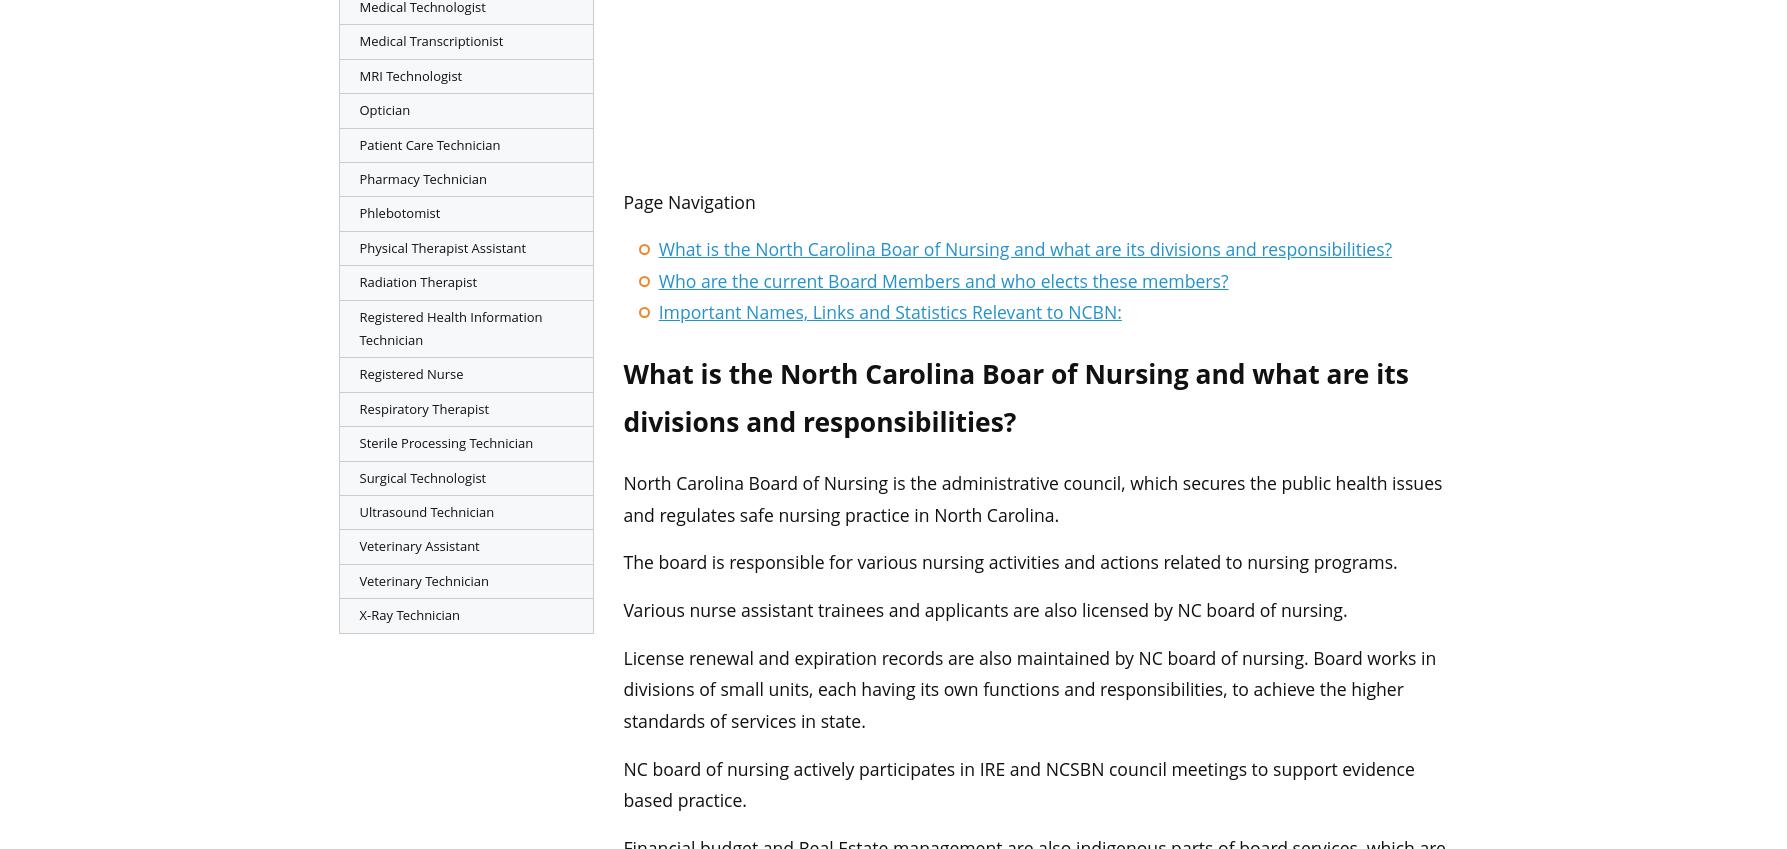 This screenshot has width=1787, height=849. What do you see at coordinates (411, 373) in the screenshot?
I see `'Registered Nurse'` at bounding box center [411, 373].